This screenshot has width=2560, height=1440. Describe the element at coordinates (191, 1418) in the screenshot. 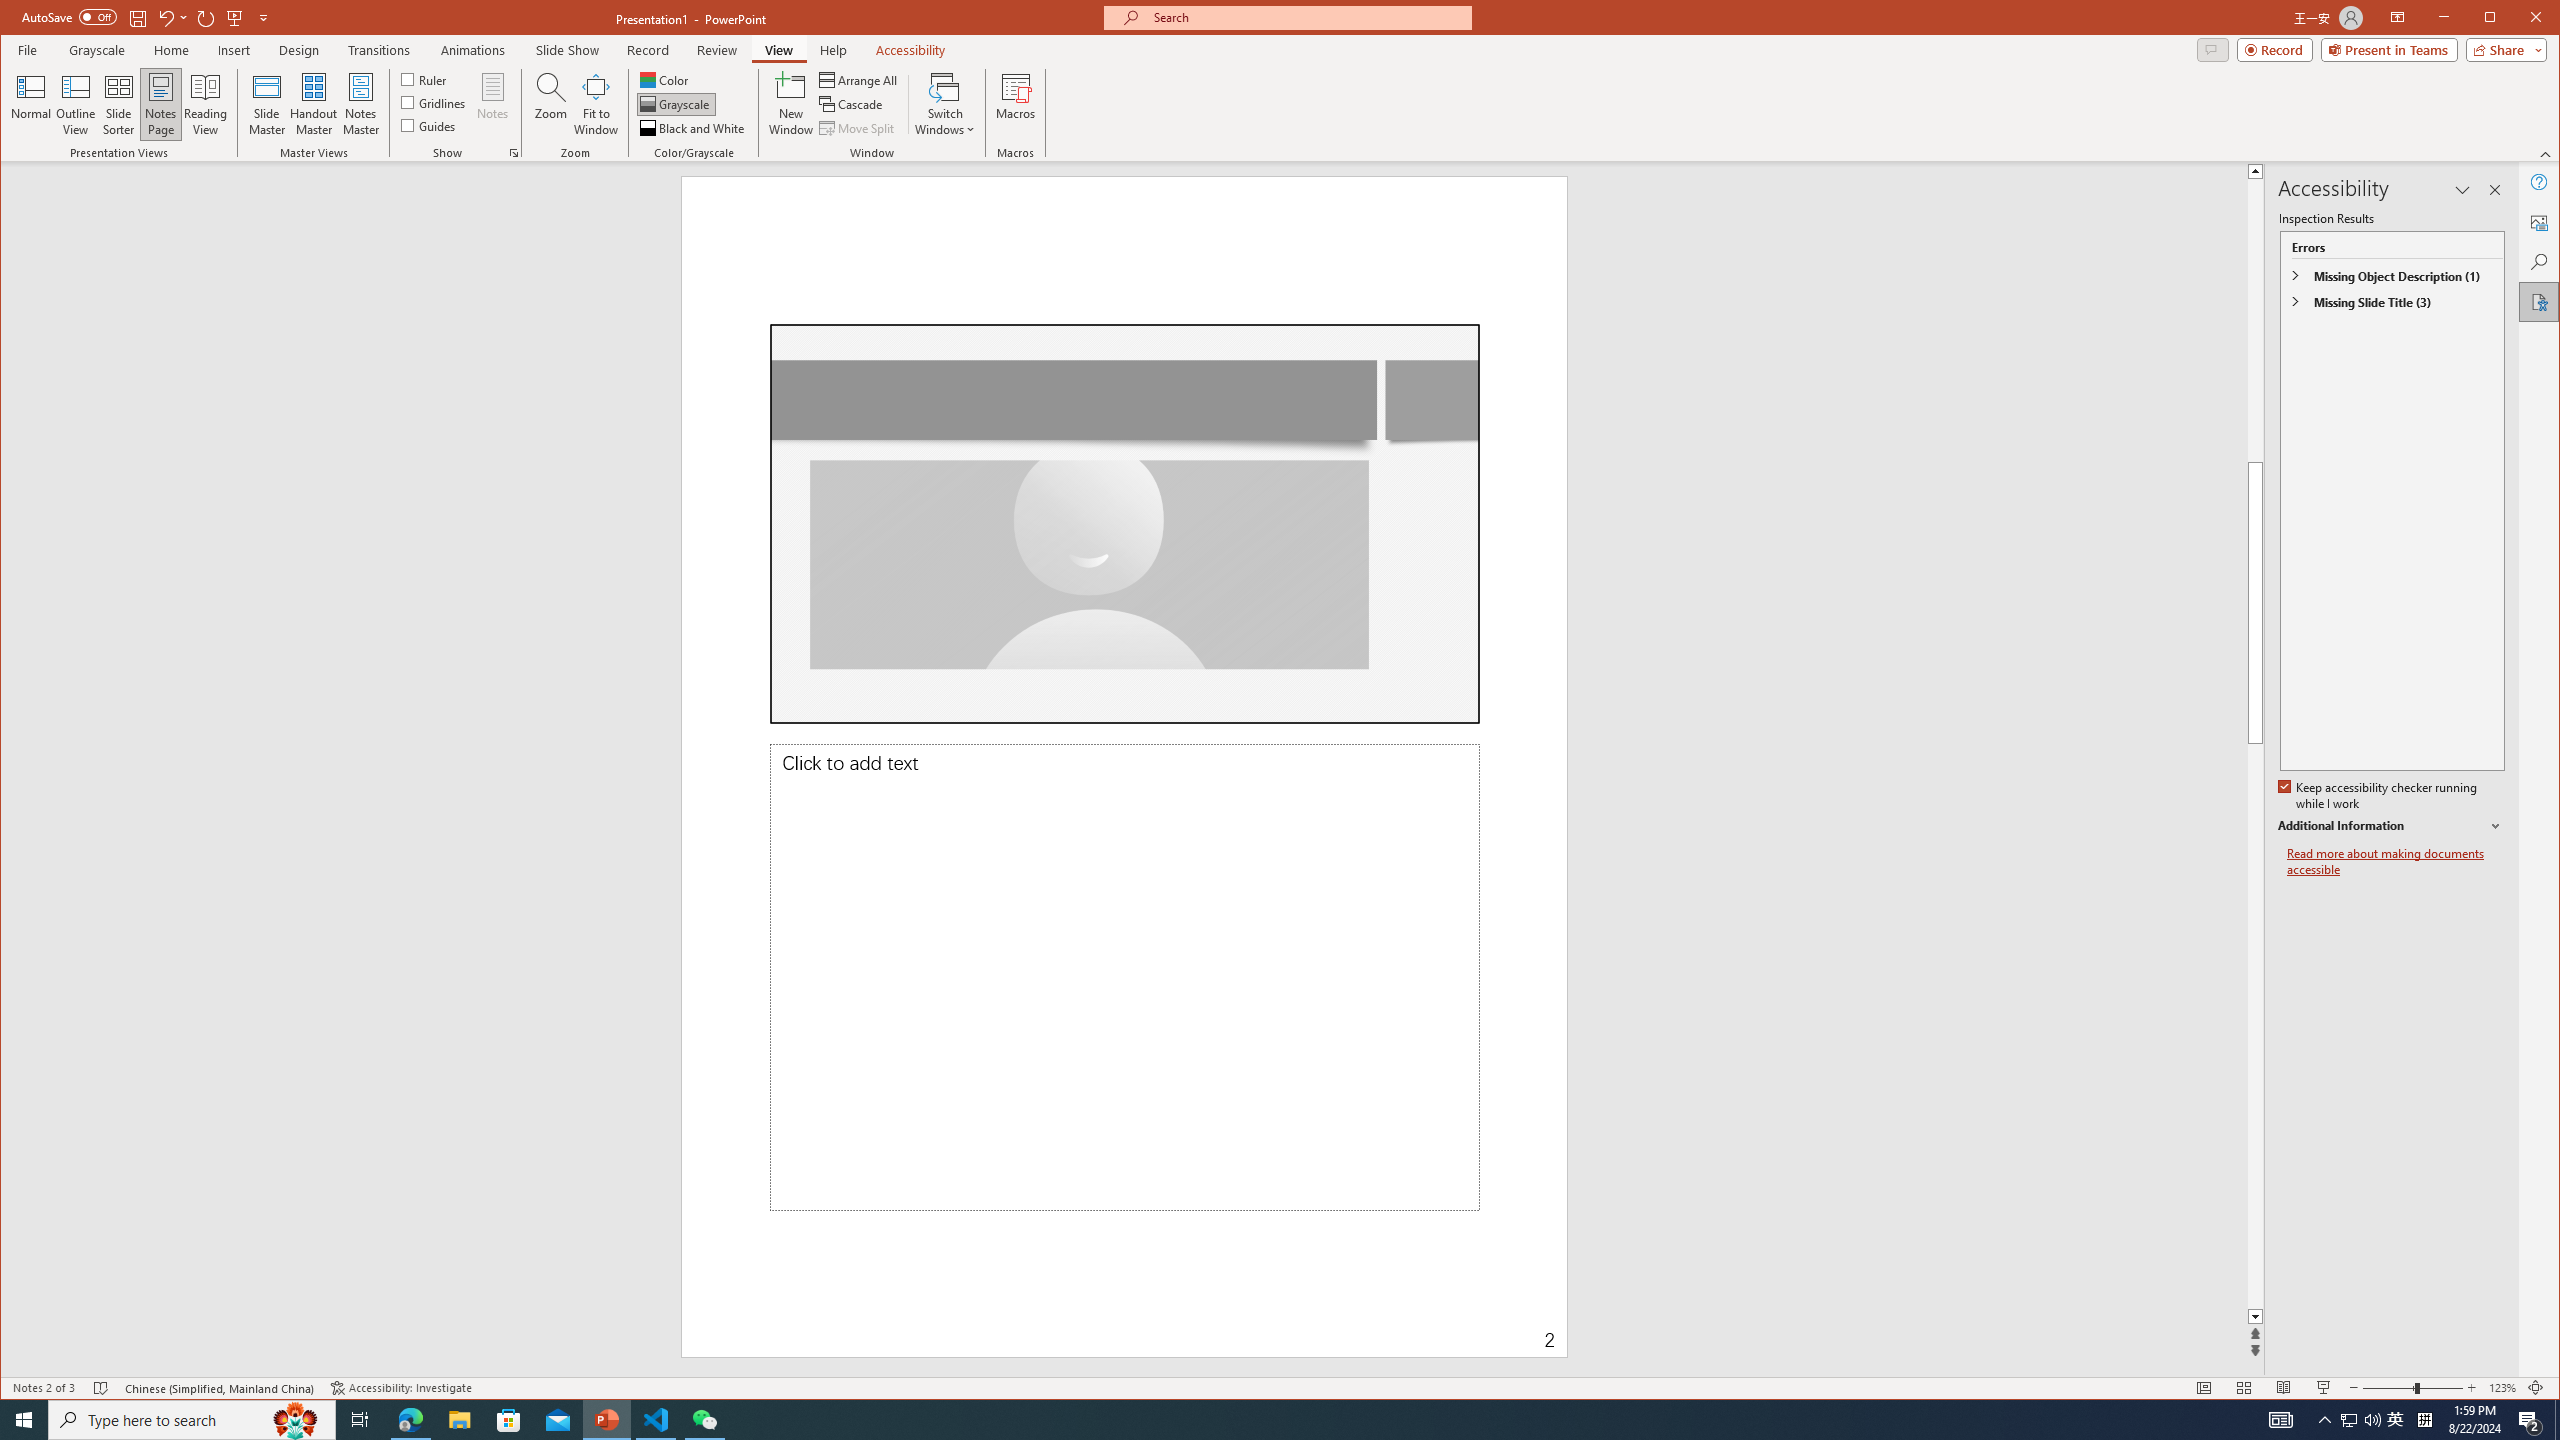

I see `'Type here to search'` at that location.